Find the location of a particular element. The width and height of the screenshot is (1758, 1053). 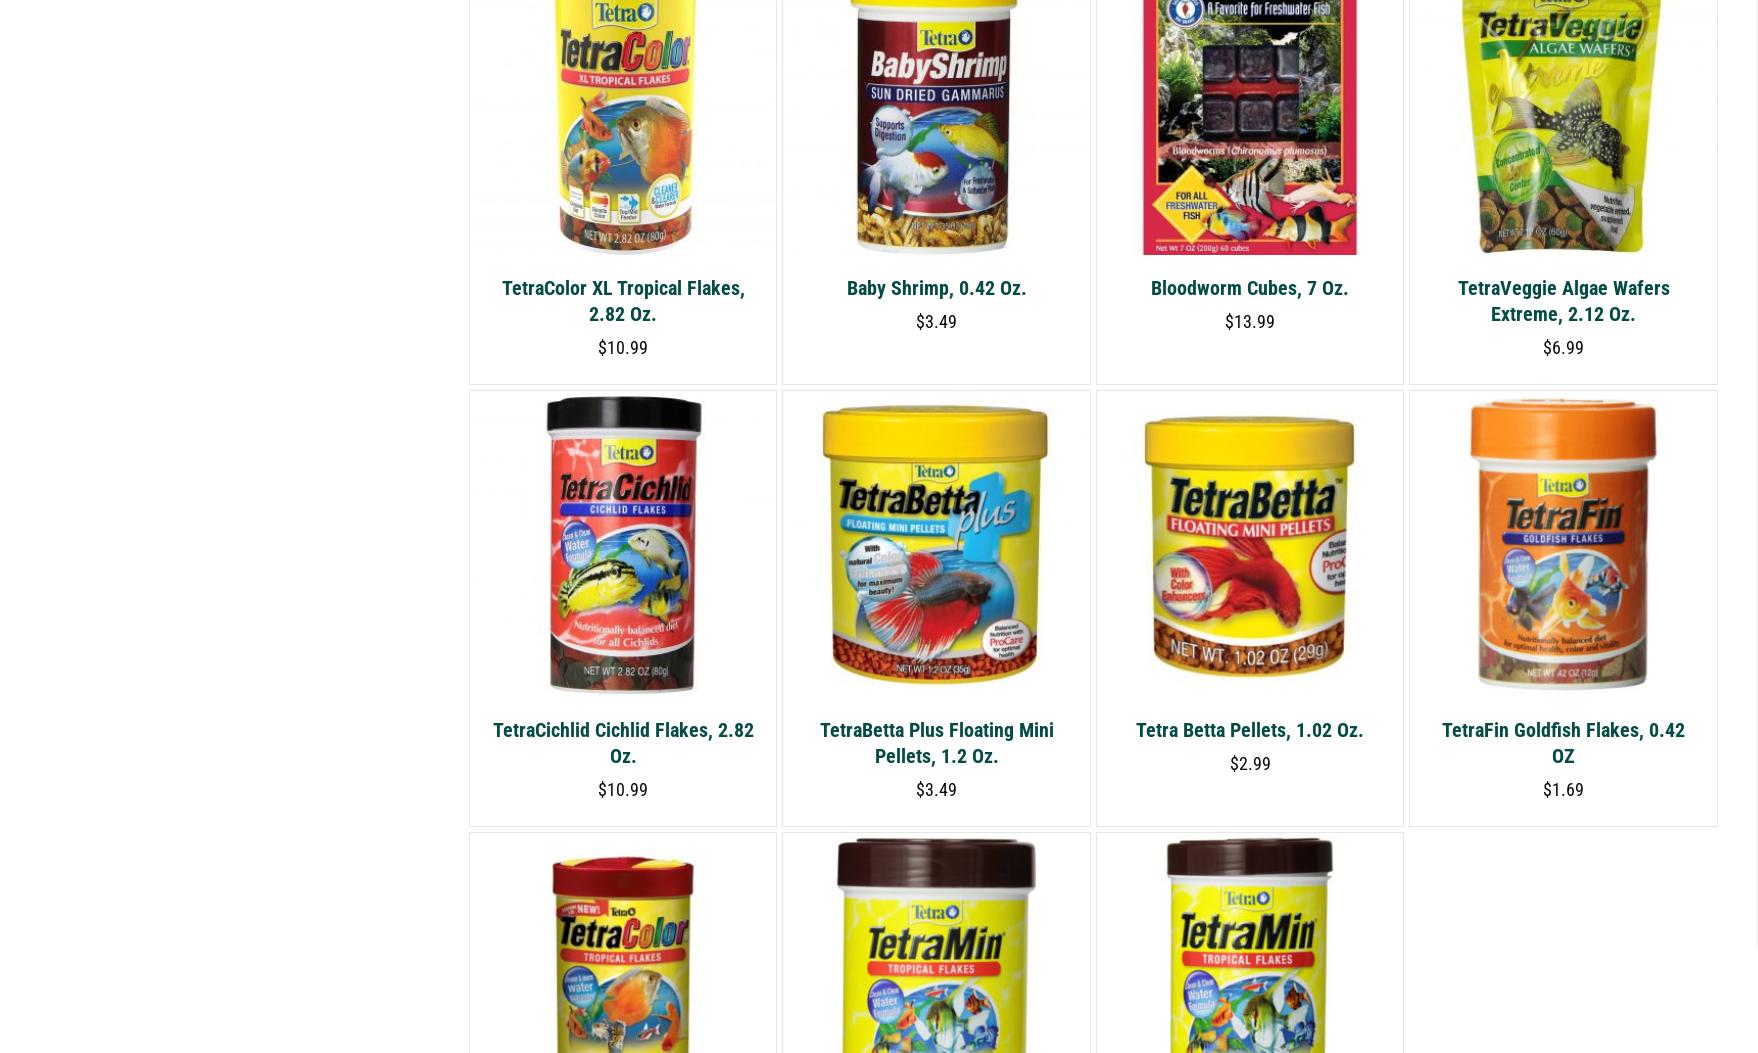

'TetraBetta Plus Floating Mini Pellets, 1.2 oz.' is located at coordinates (935, 741).